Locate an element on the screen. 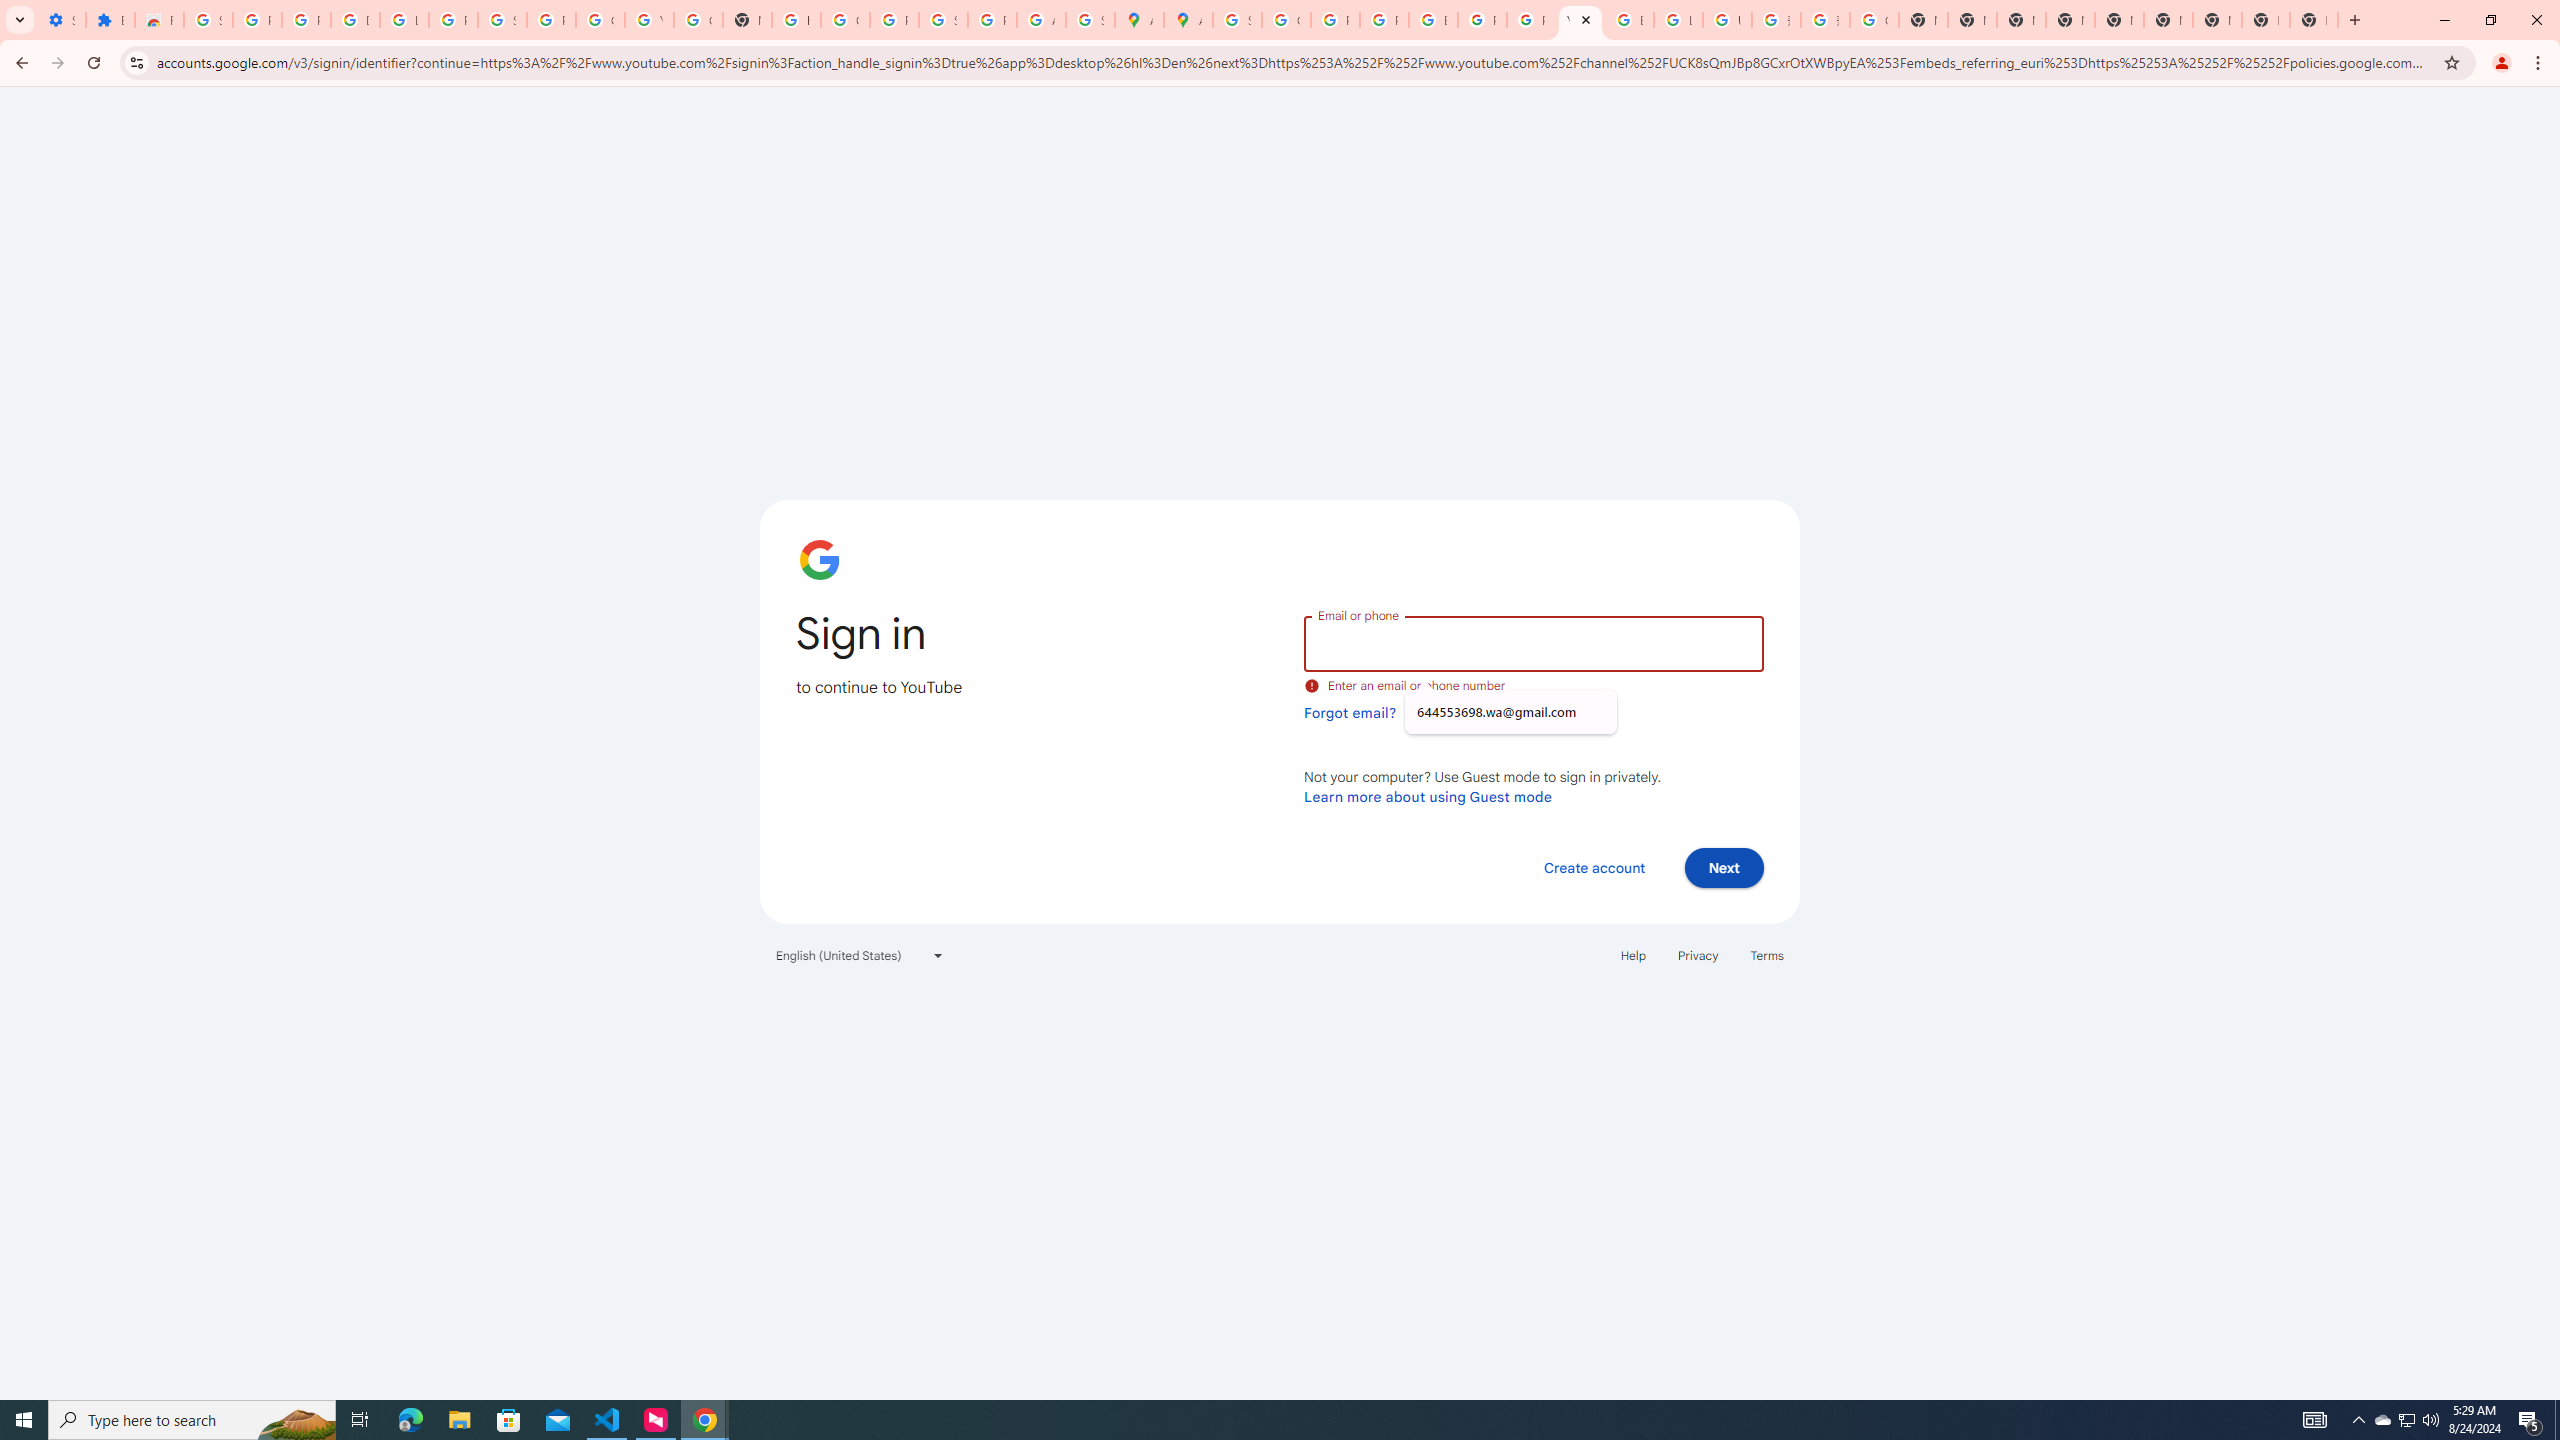 The width and height of the screenshot is (2560, 1440). 'Learn more about using Guest mode' is located at coordinates (1427, 796).